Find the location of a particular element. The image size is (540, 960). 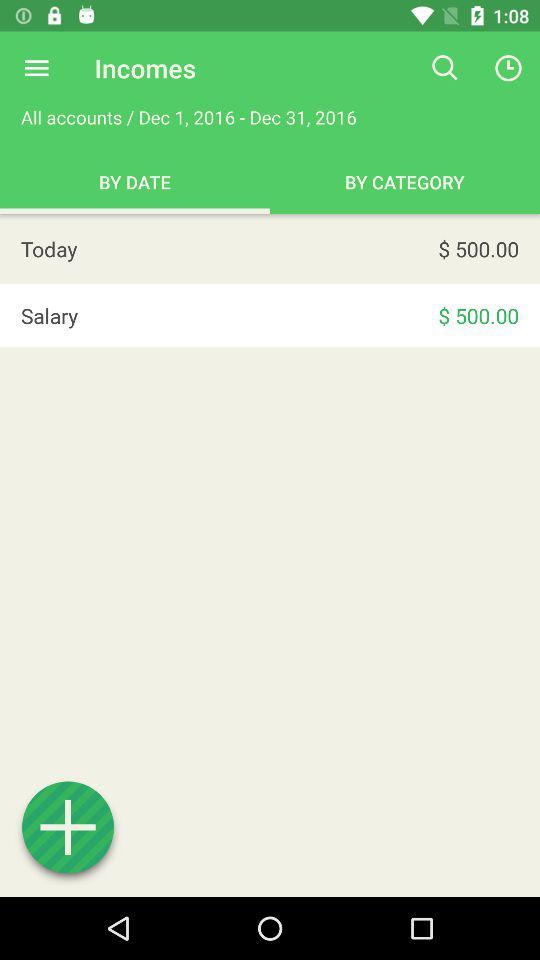

the item next to the incomes icon is located at coordinates (36, 68).